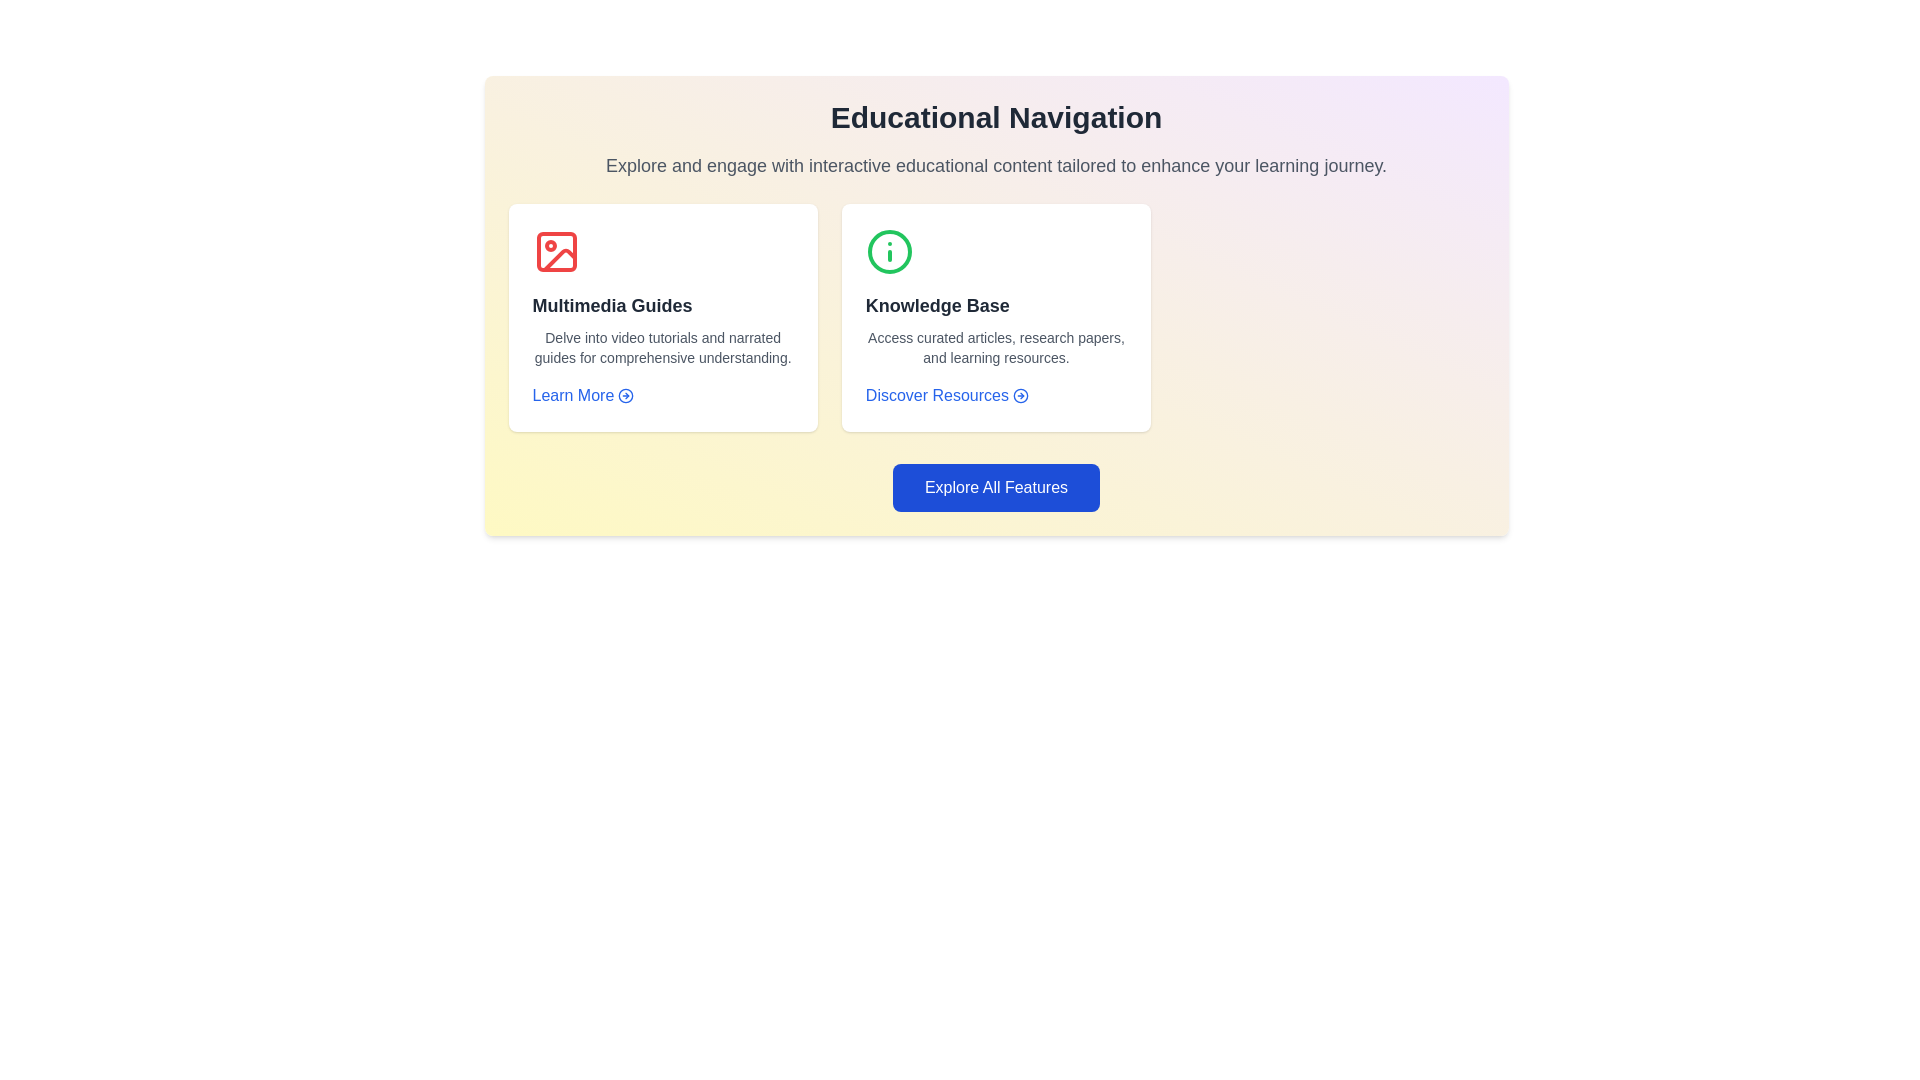 Image resolution: width=1920 pixels, height=1080 pixels. I want to click on the Text label that serves as the title for its associated card, located at the center of the card below a circular green icon, so click(936, 305).